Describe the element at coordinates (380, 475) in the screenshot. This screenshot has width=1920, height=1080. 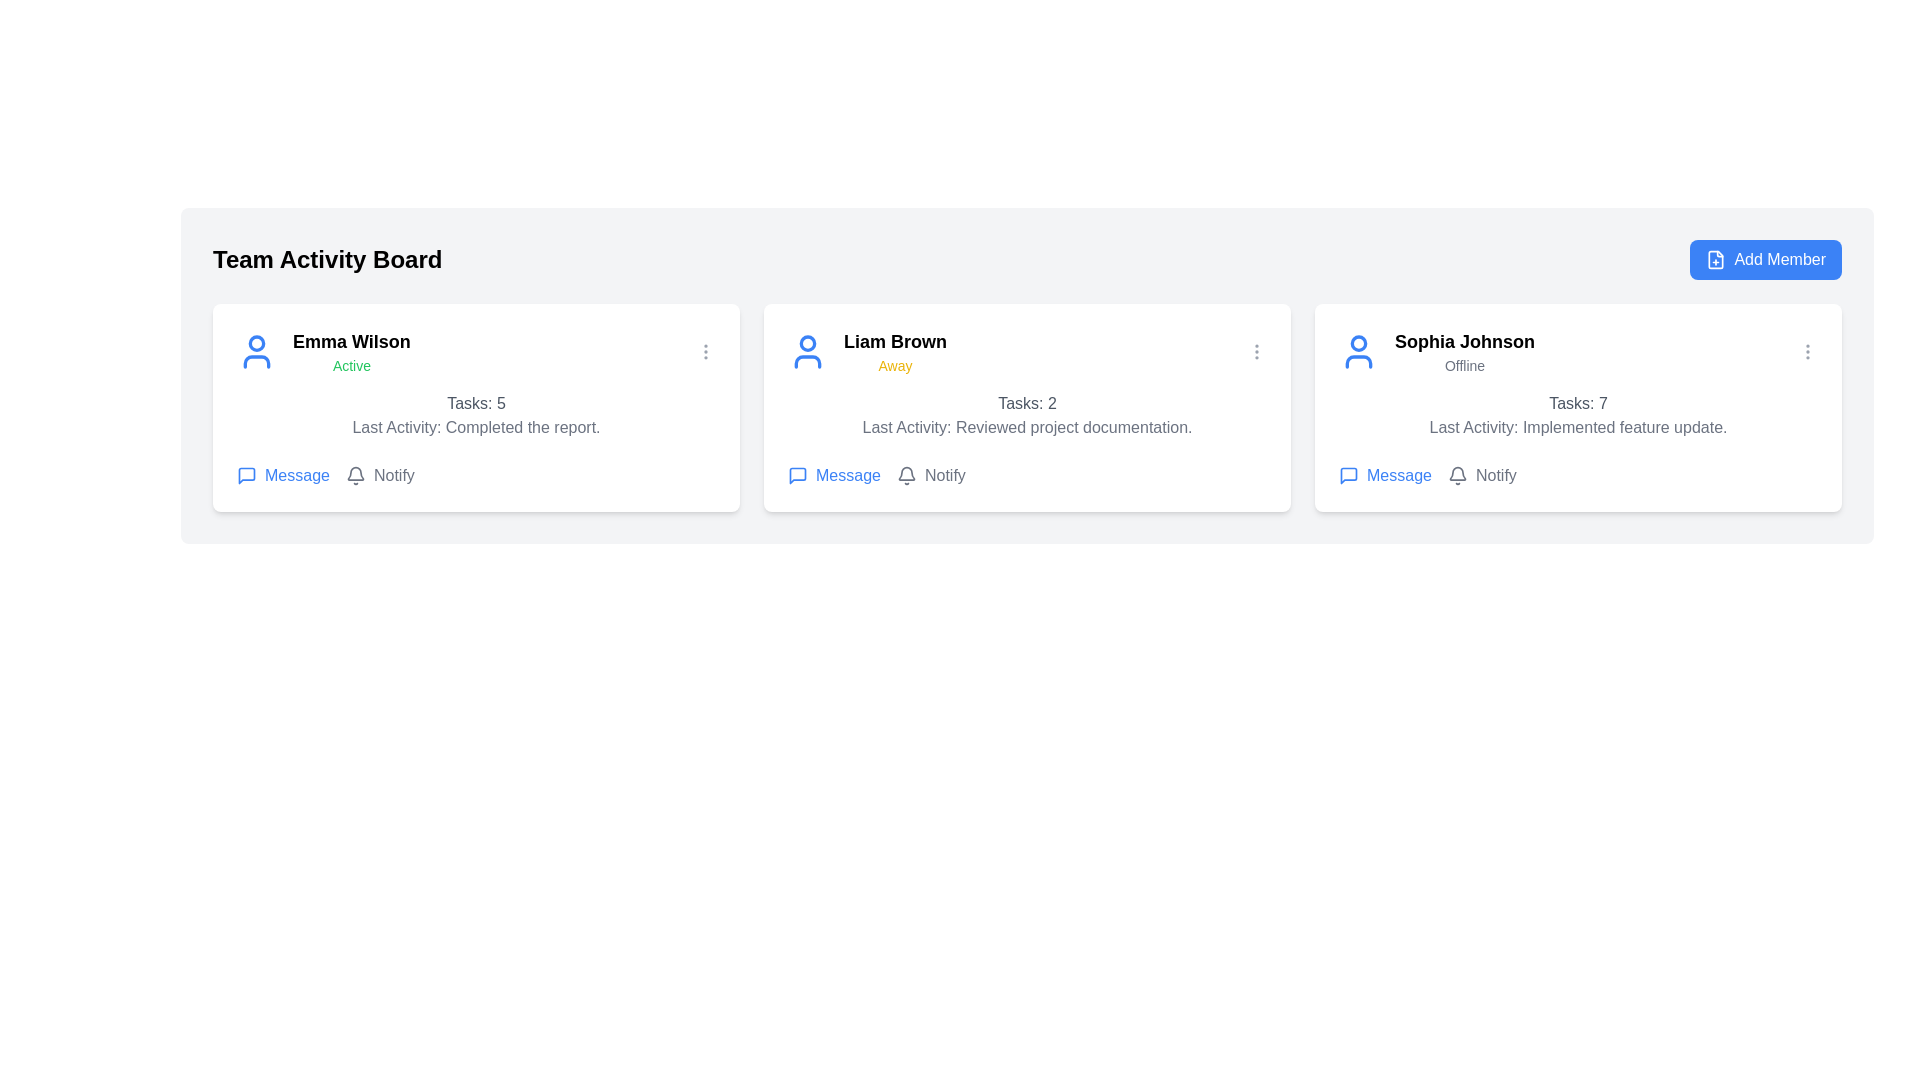
I see `the 'Notify' button with a bell icon located in the lower part of the card for user 'Emma Wilson' on the 'Team Activity Board'` at that location.